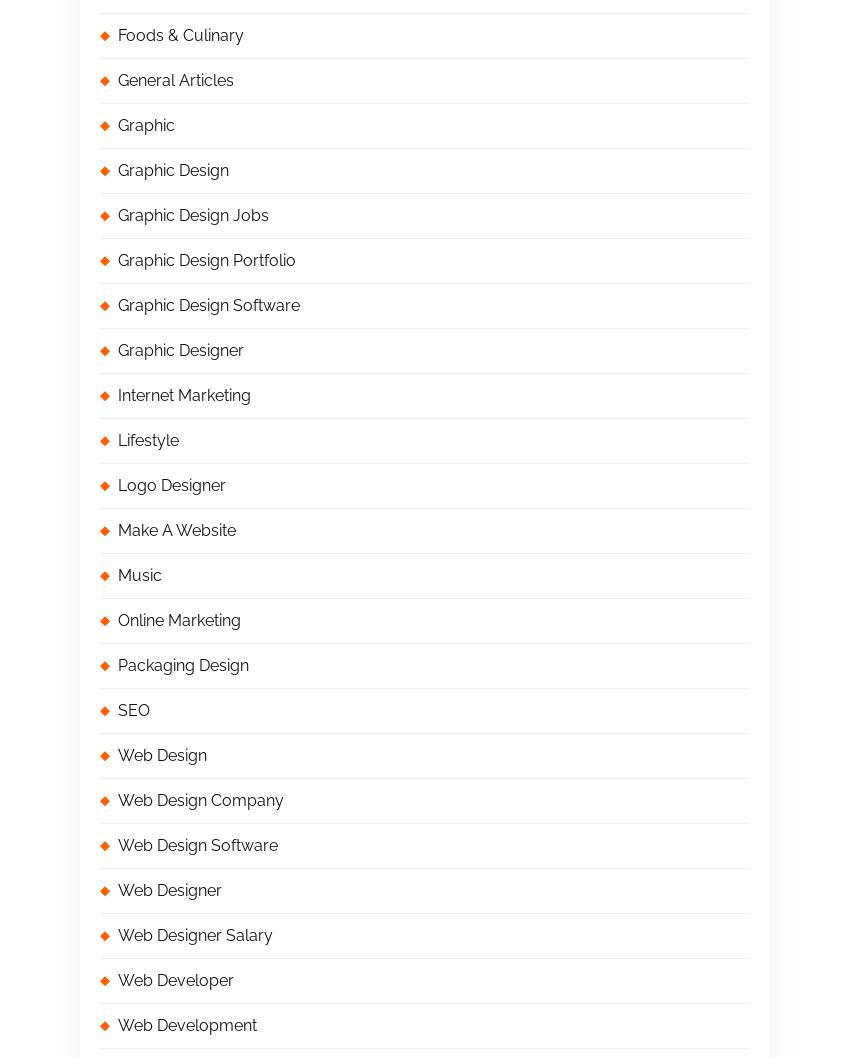 The image size is (850, 1057). I want to click on 'Web Developer', so click(175, 980).